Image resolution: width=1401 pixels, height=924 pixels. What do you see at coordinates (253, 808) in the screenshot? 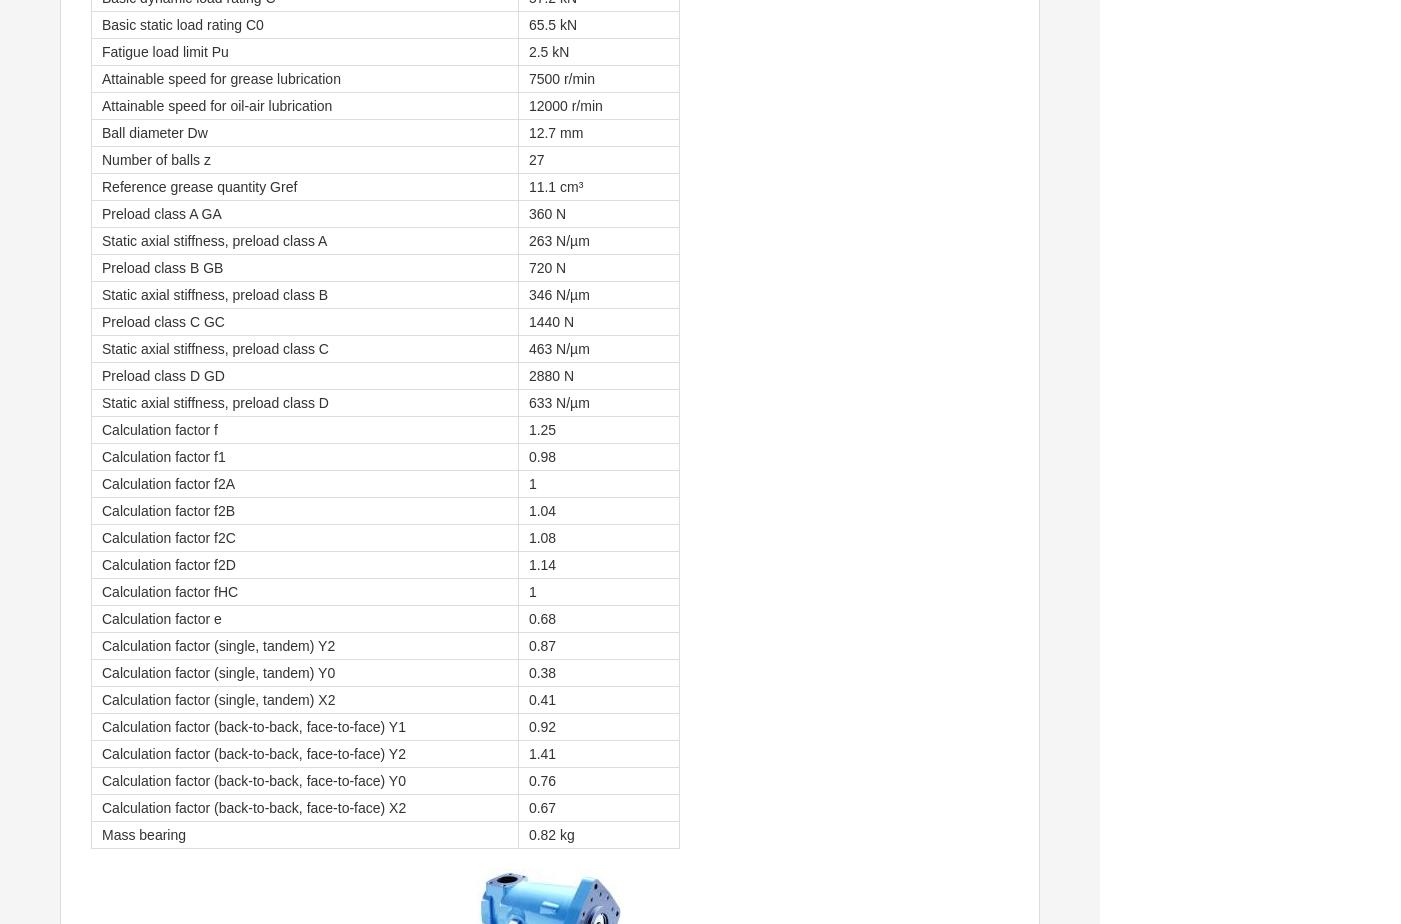
I see `'Calculation factor (back-to-back, face-to-face) X2'` at bounding box center [253, 808].